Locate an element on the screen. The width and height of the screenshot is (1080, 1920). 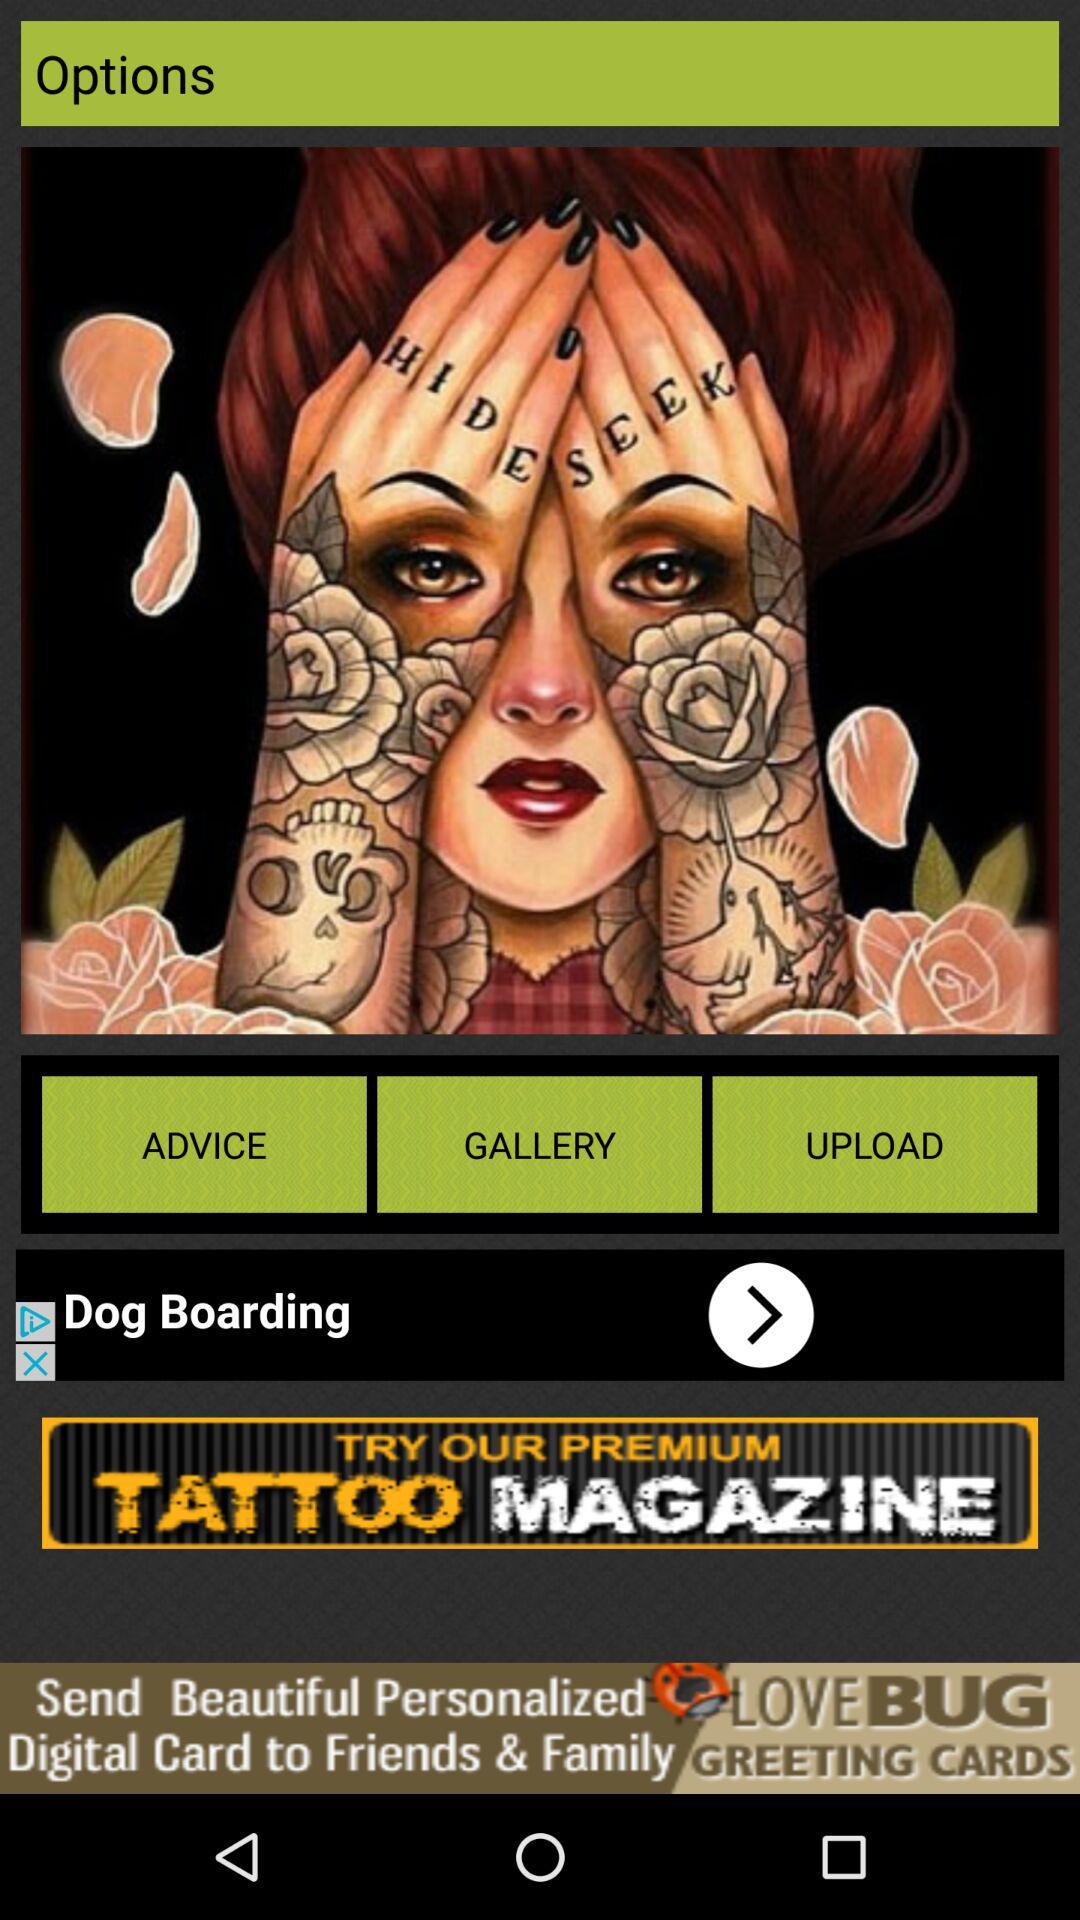
into is located at coordinates (434, 1315).